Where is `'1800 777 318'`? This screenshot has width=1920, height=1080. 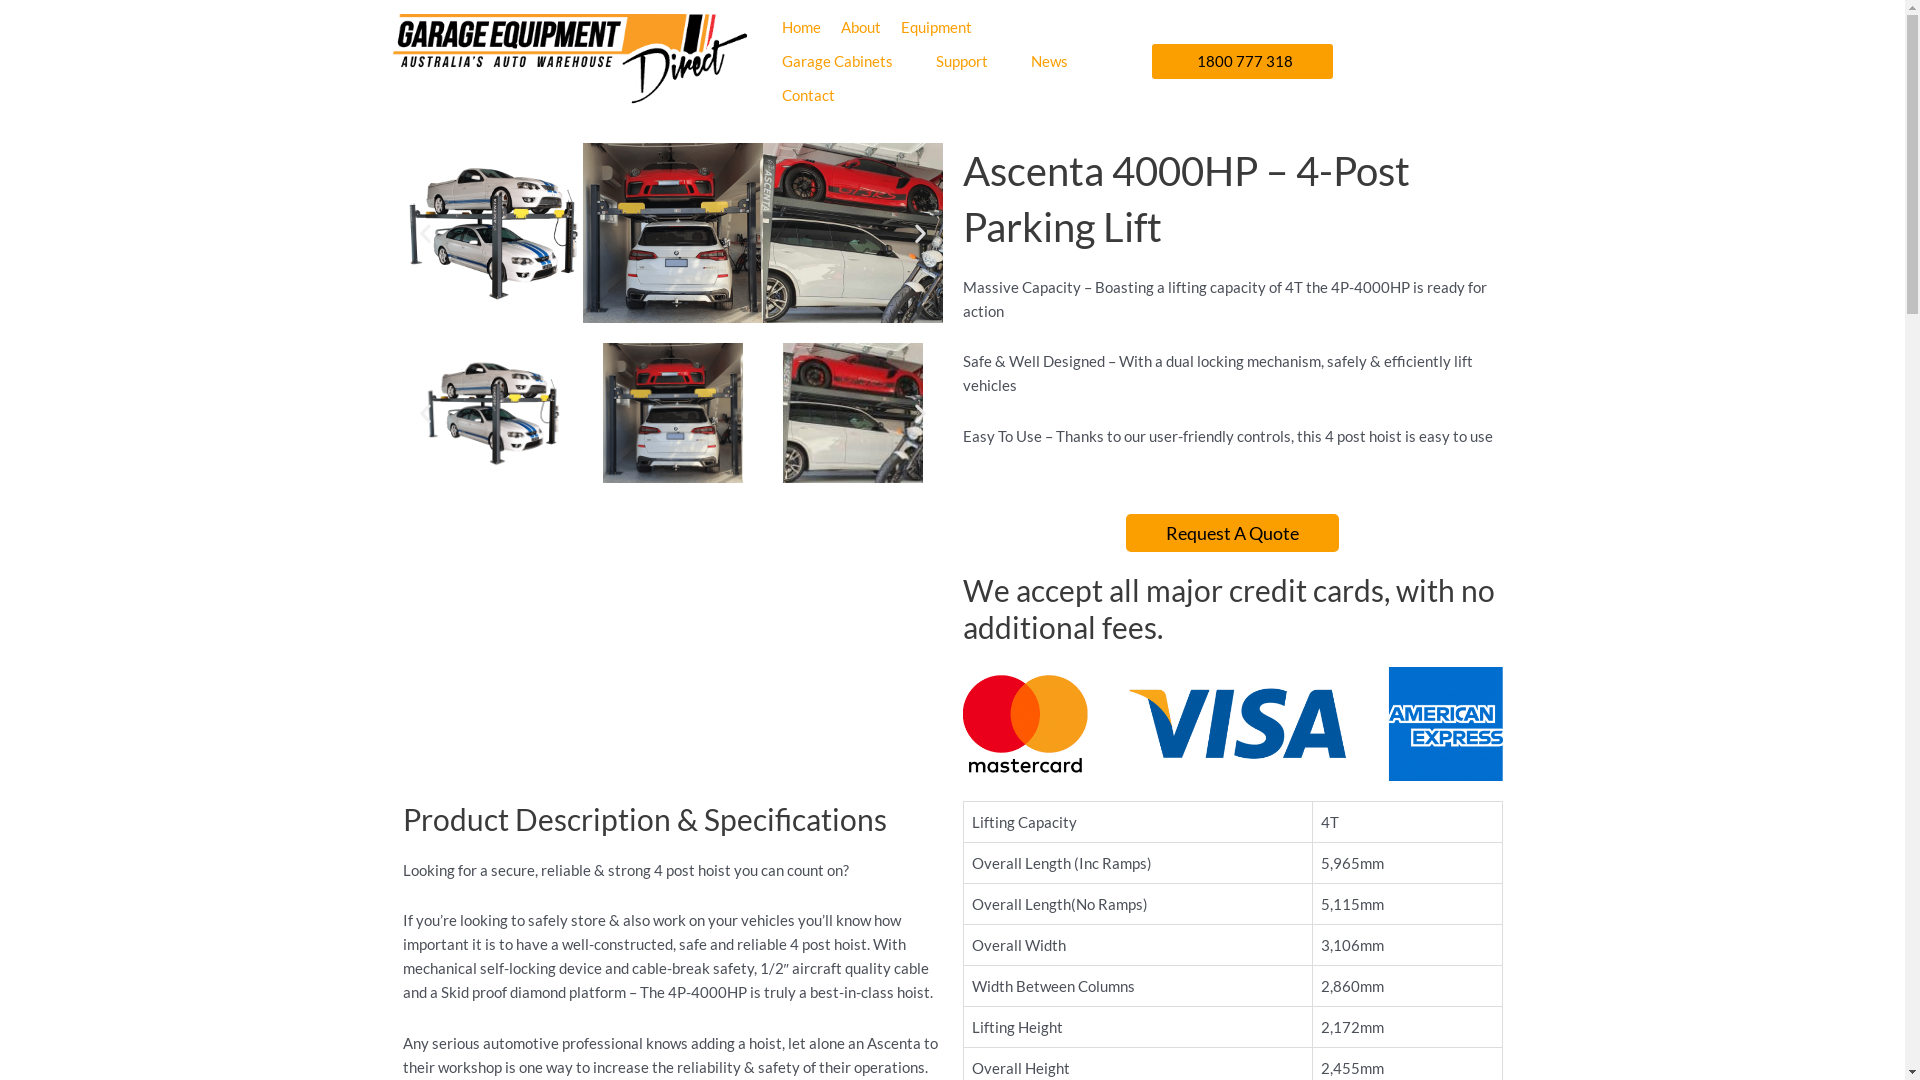
'1800 777 318' is located at coordinates (1241, 60).